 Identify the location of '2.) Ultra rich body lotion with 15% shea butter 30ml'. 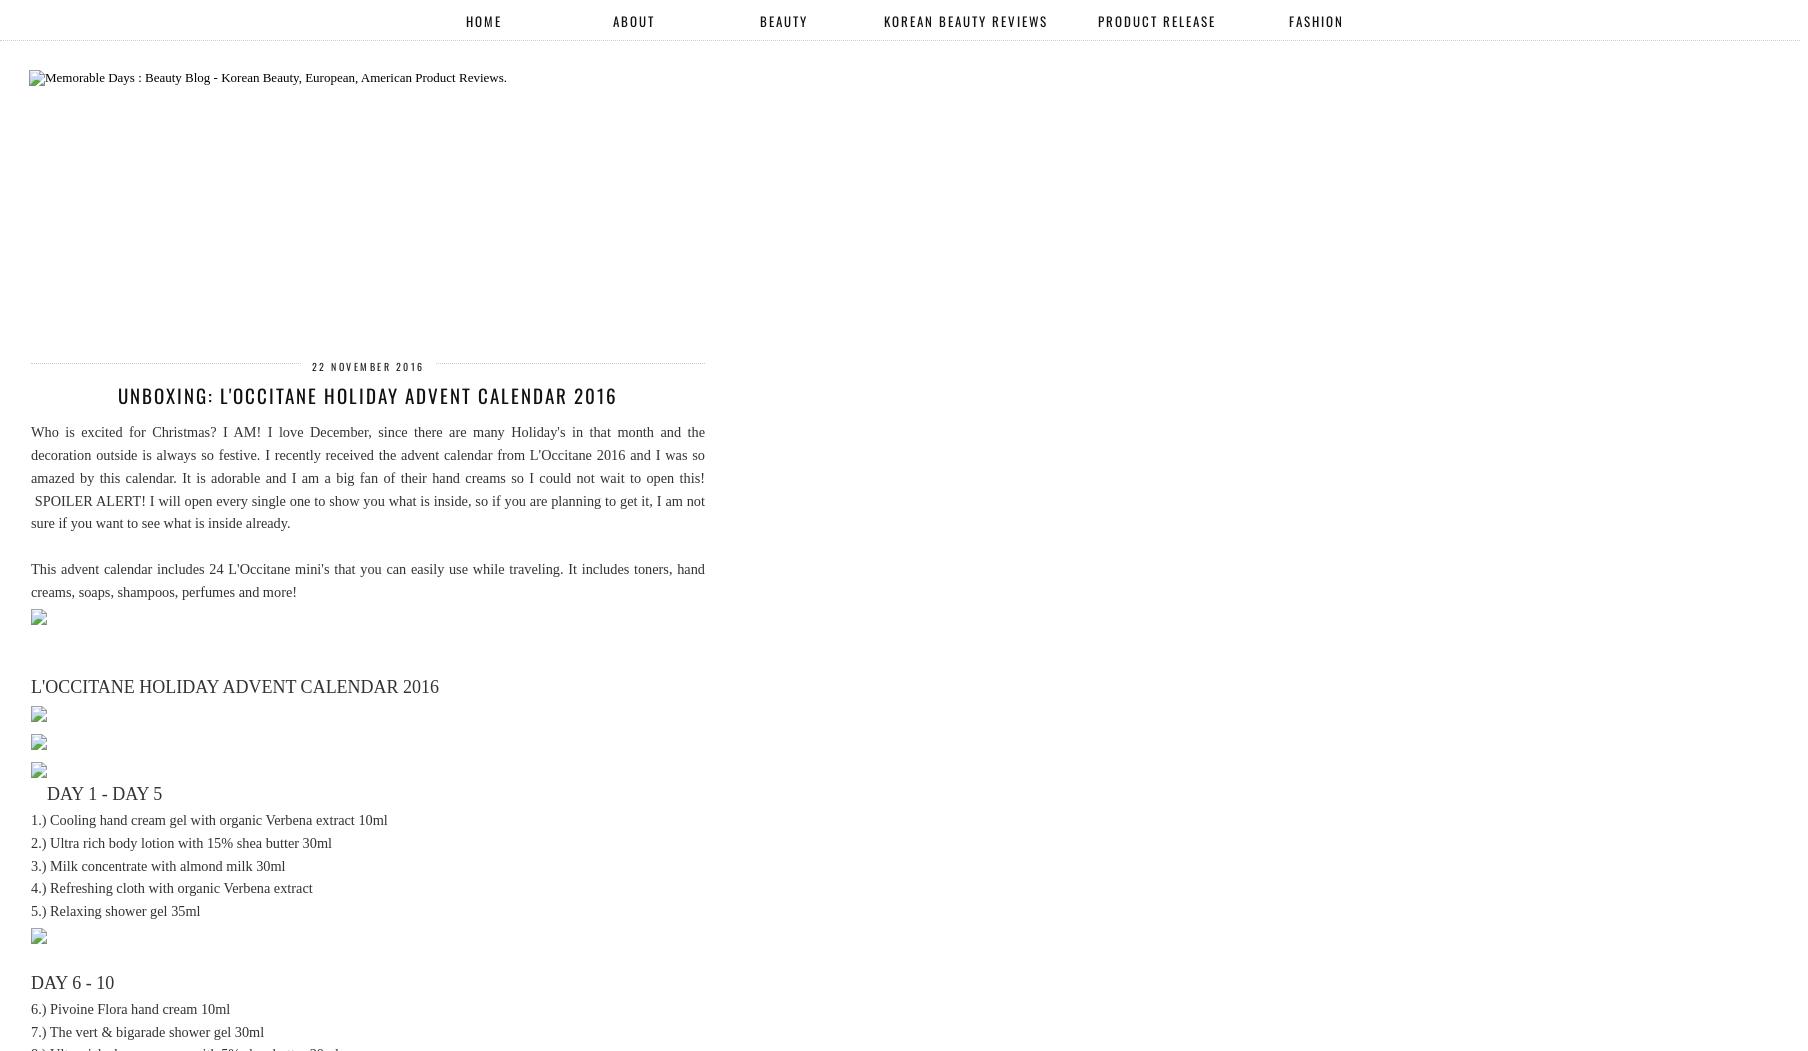
(180, 841).